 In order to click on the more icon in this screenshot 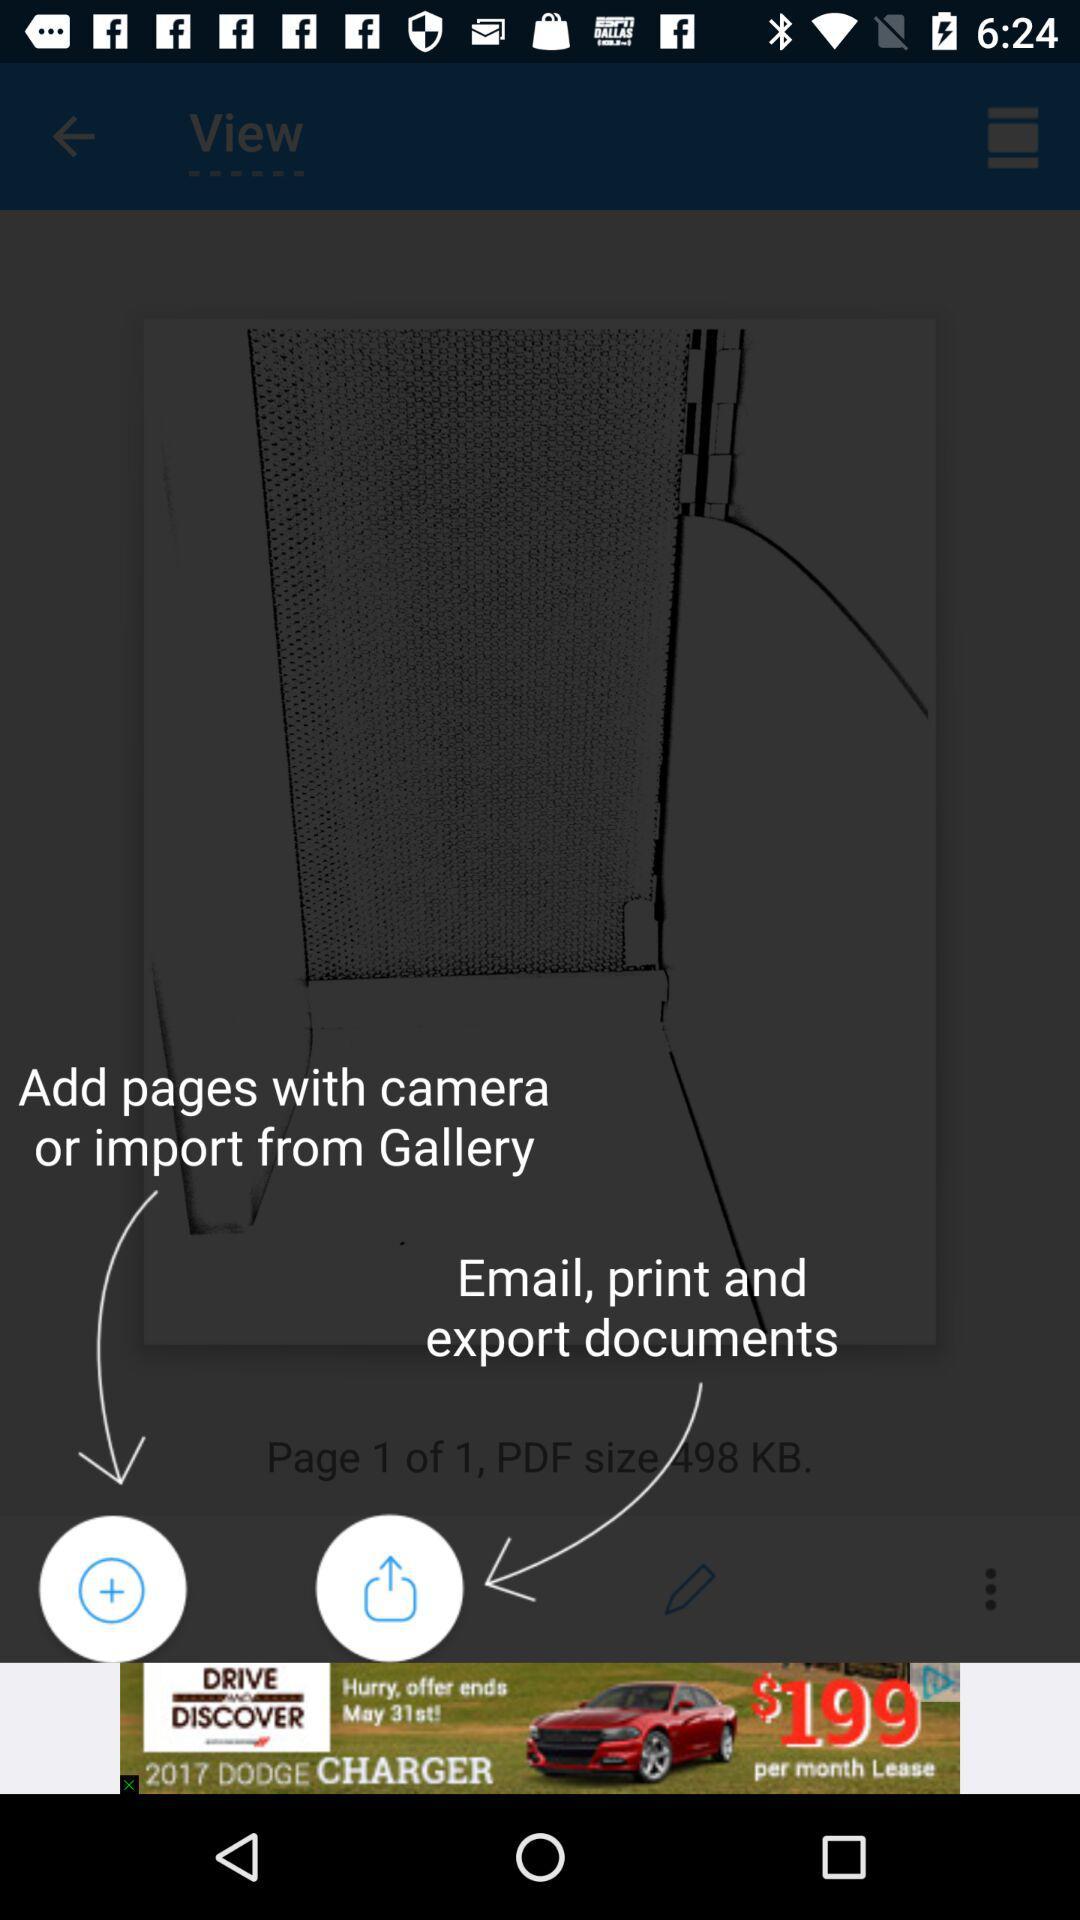, I will do `click(990, 1588)`.